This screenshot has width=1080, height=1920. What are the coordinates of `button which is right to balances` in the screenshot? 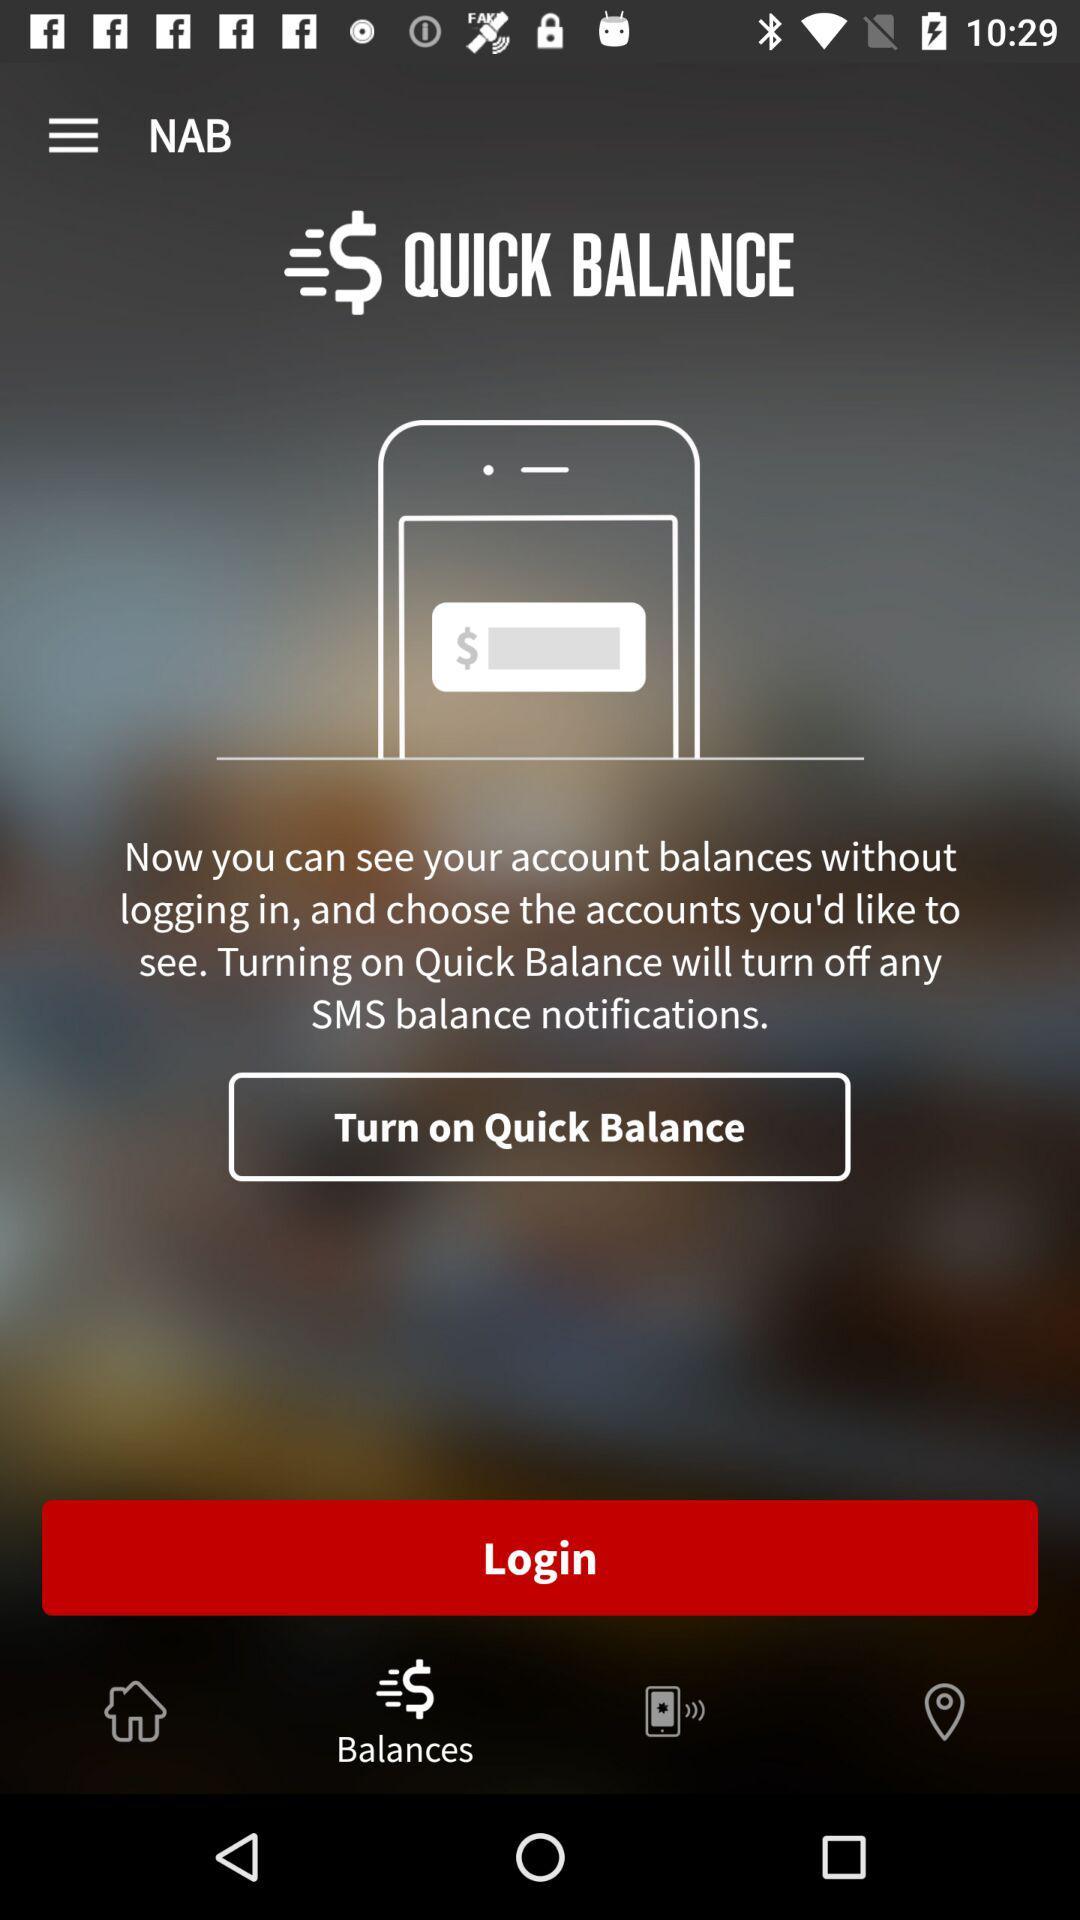 It's located at (675, 1710).